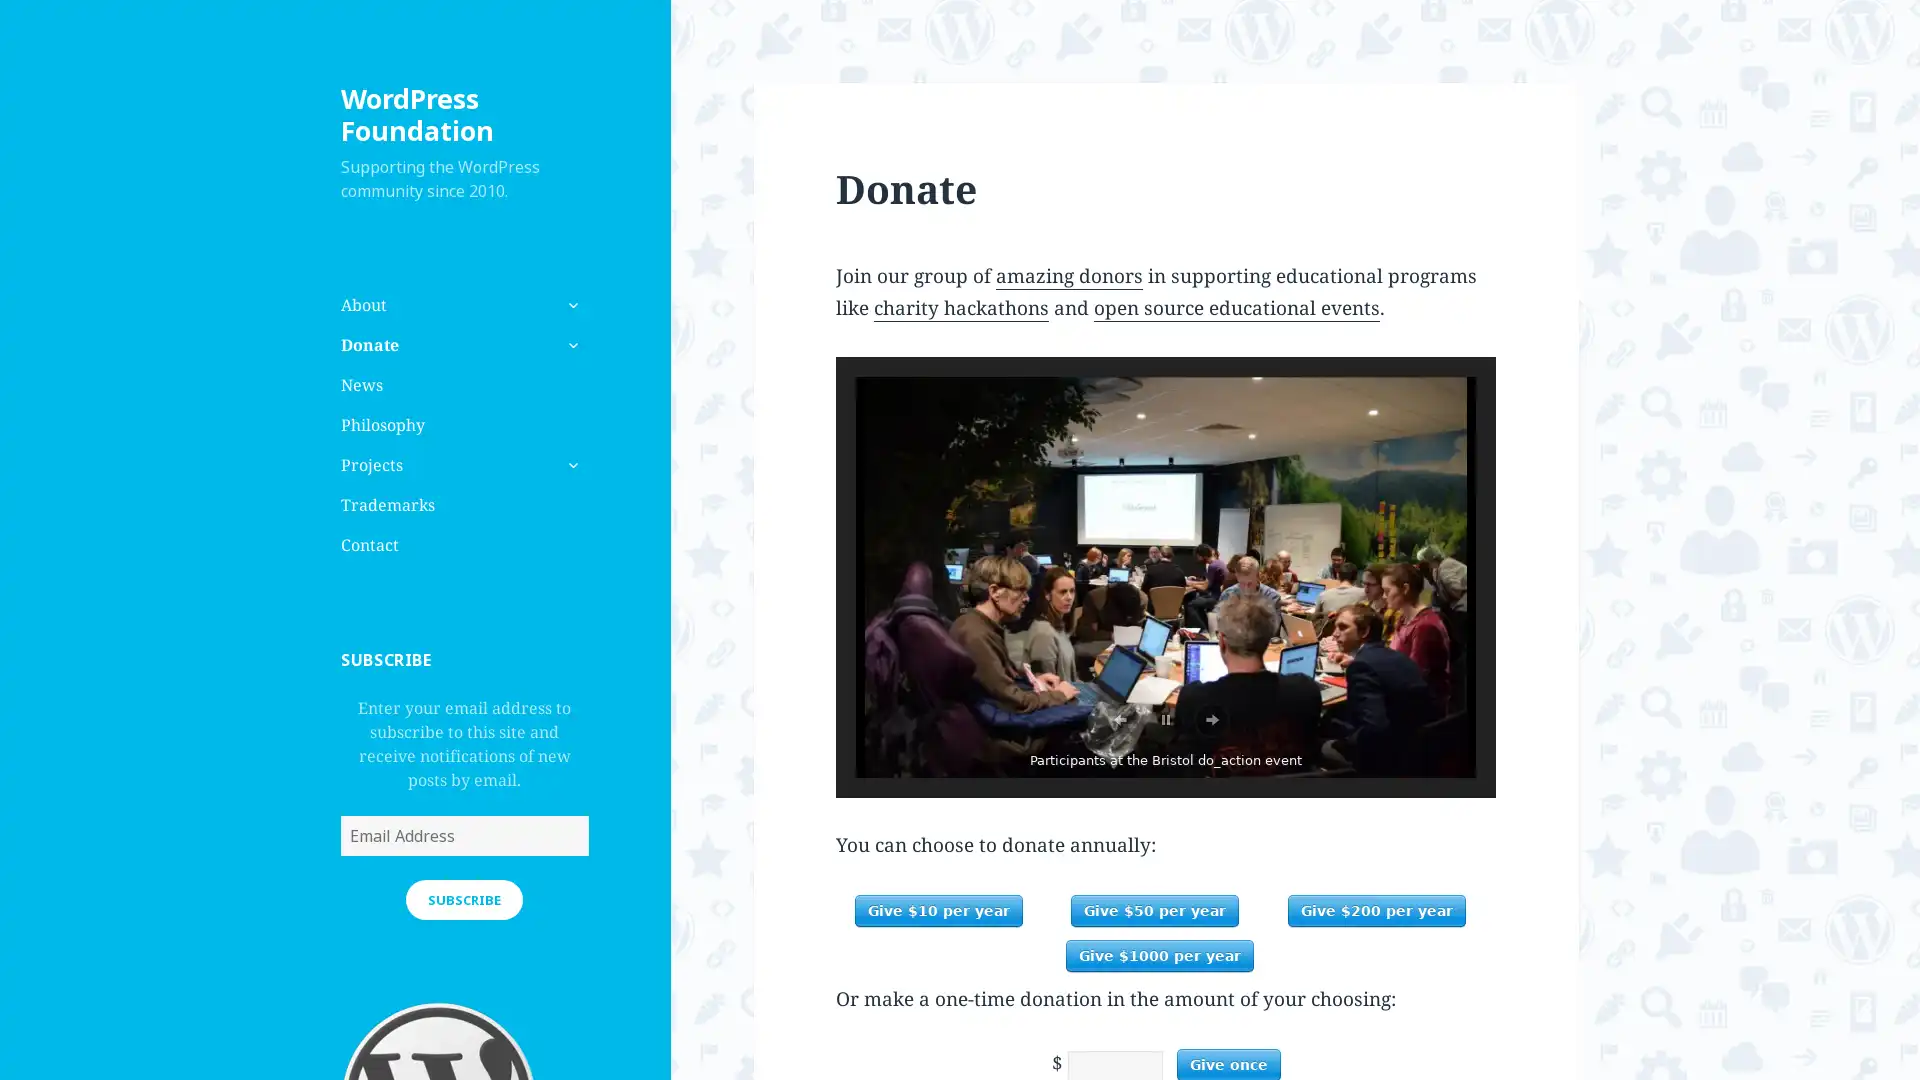 The width and height of the screenshot is (1920, 1080). Describe the element at coordinates (570, 304) in the screenshot. I see `expand child menu` at that location.